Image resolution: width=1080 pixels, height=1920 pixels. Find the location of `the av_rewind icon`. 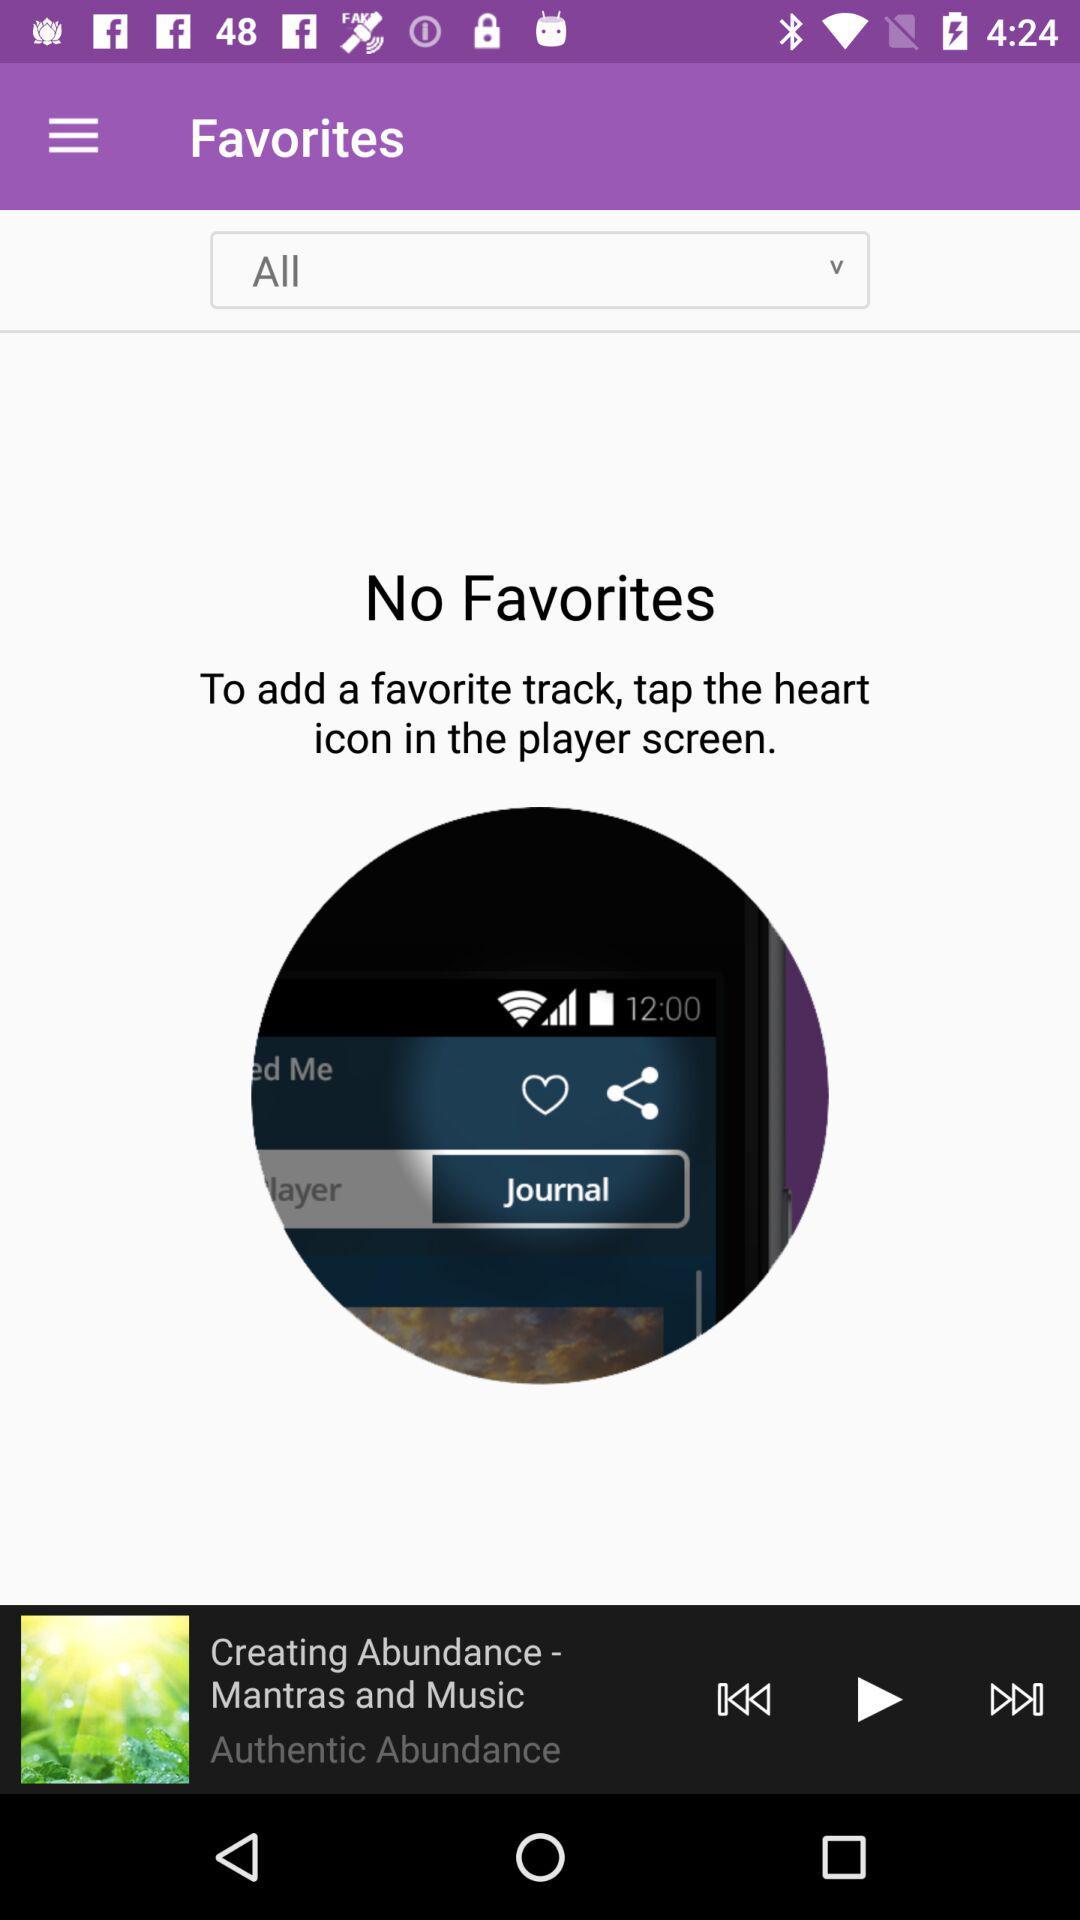

the av_rewind icon is located at coordinates (744, 1698).